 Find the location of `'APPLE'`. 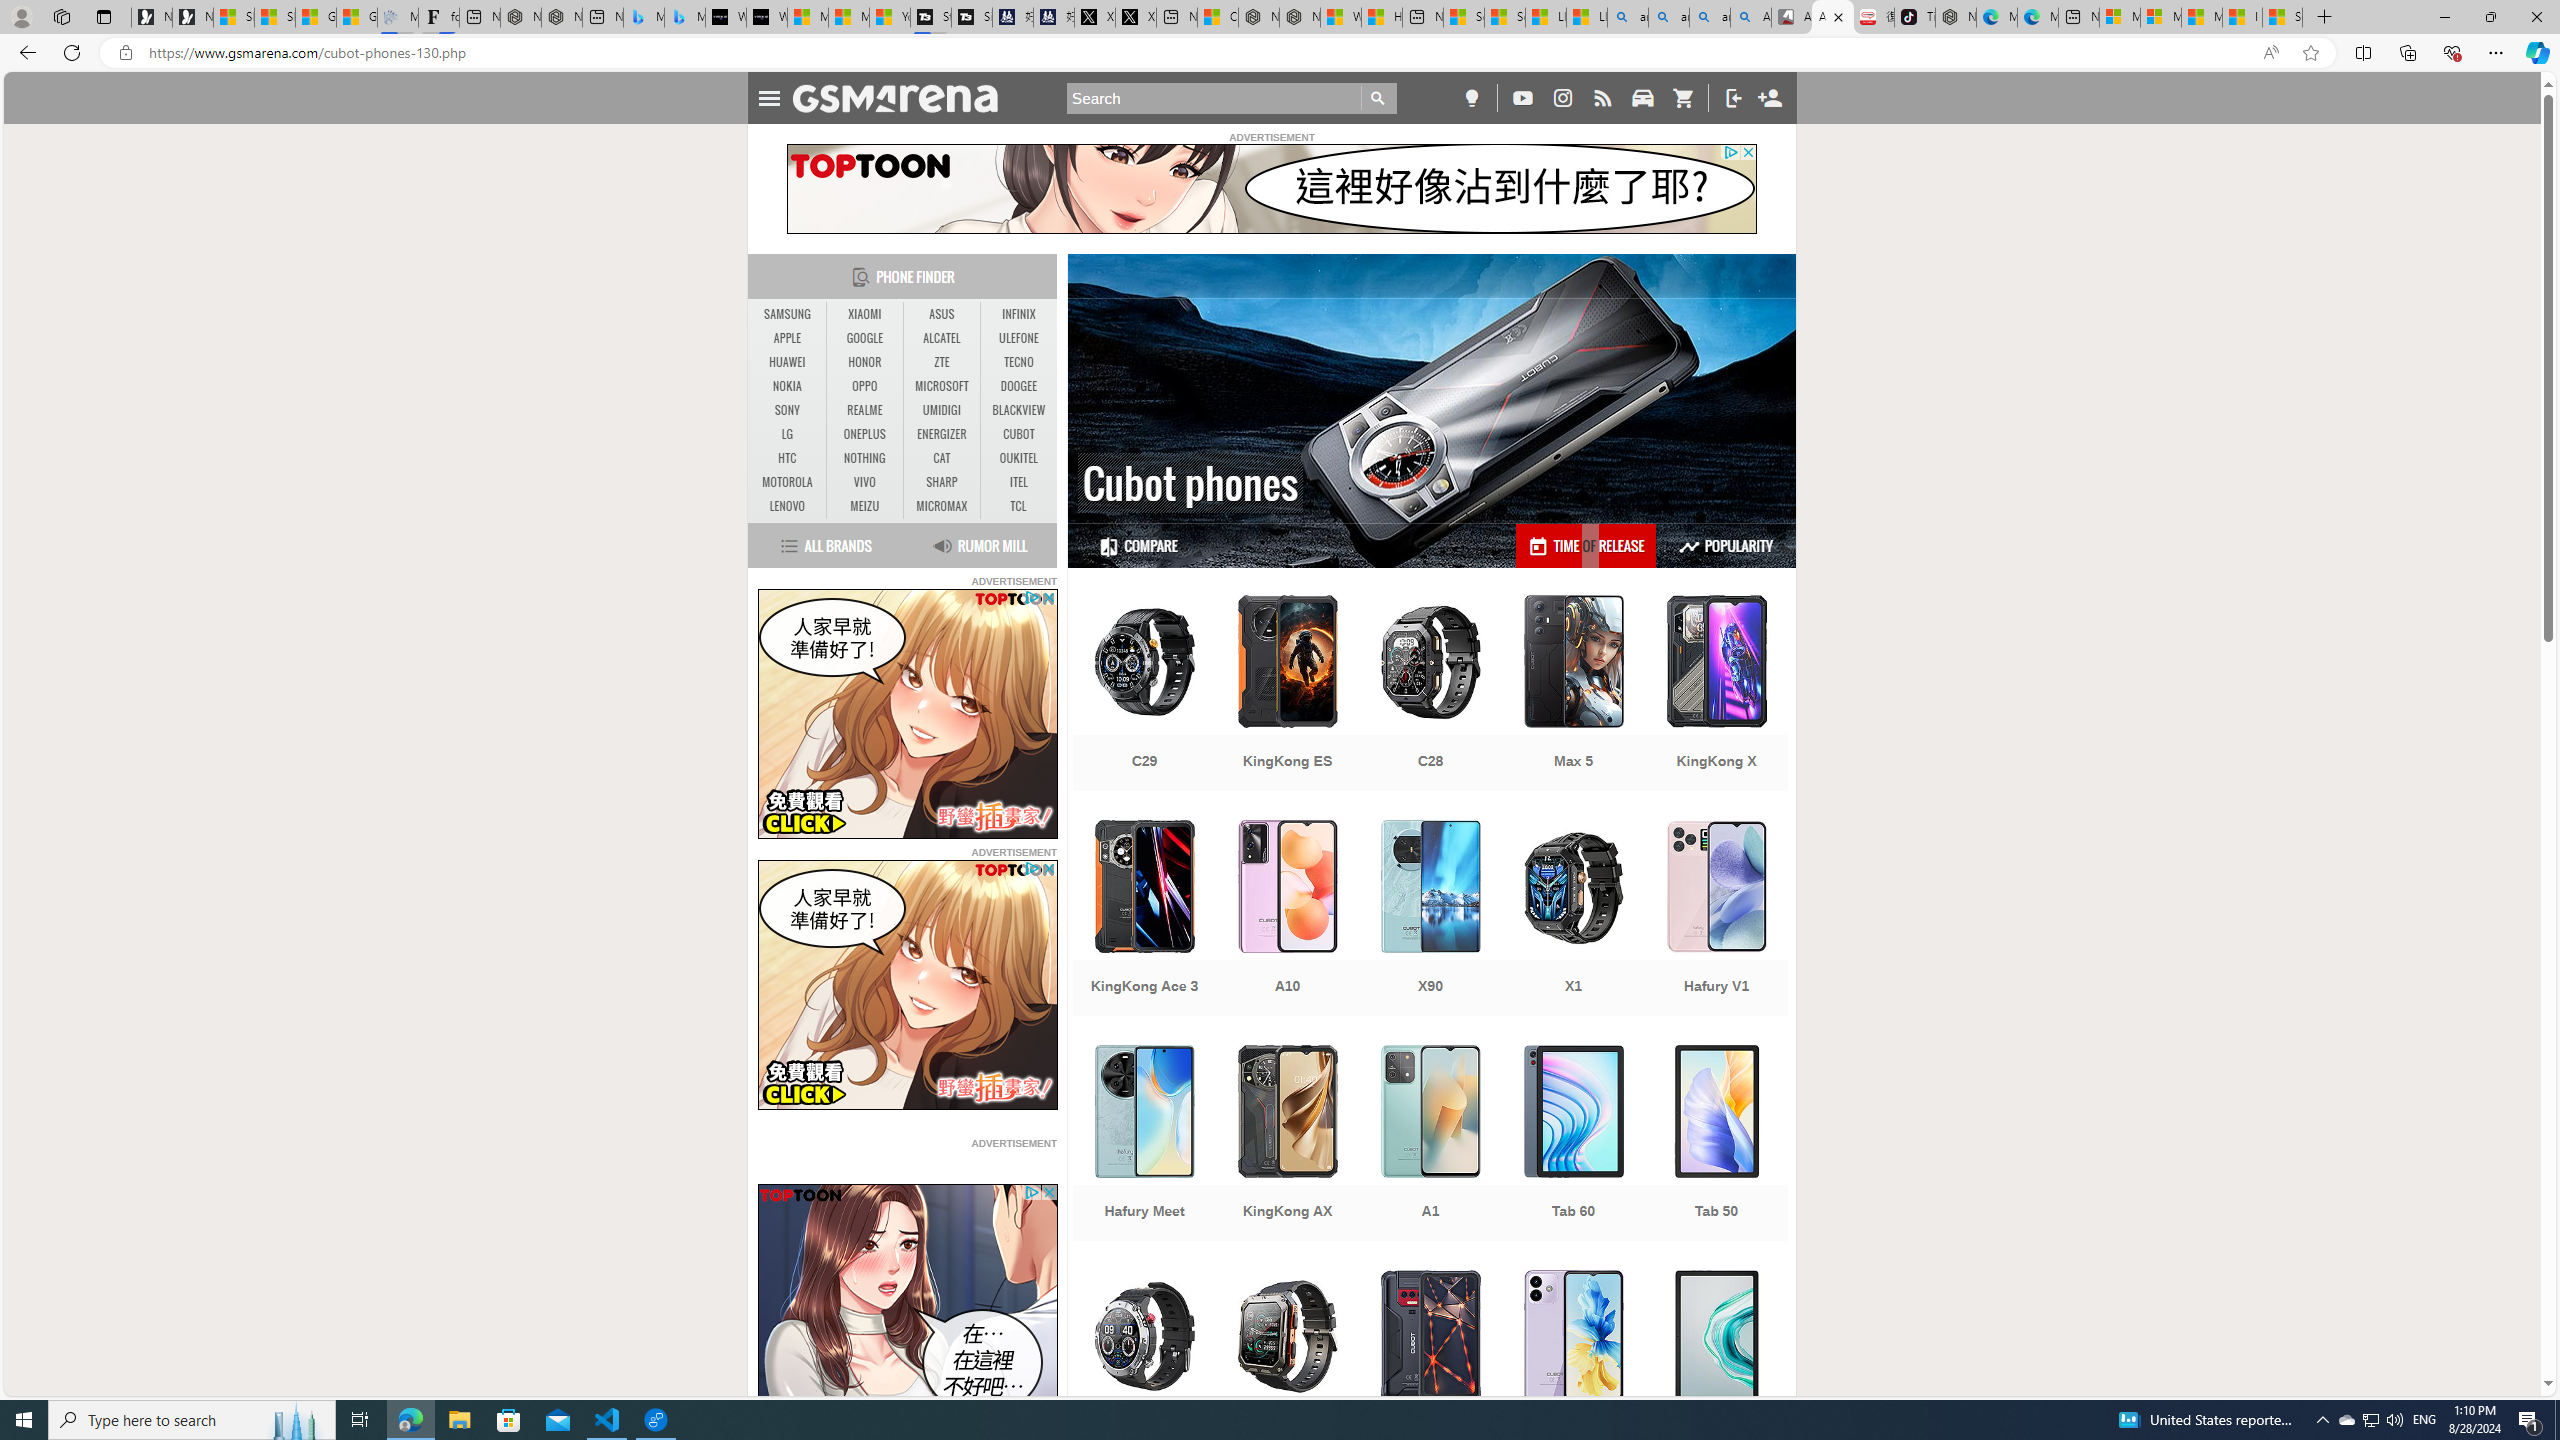

'APPLE' is located at coordinates (787, 337).